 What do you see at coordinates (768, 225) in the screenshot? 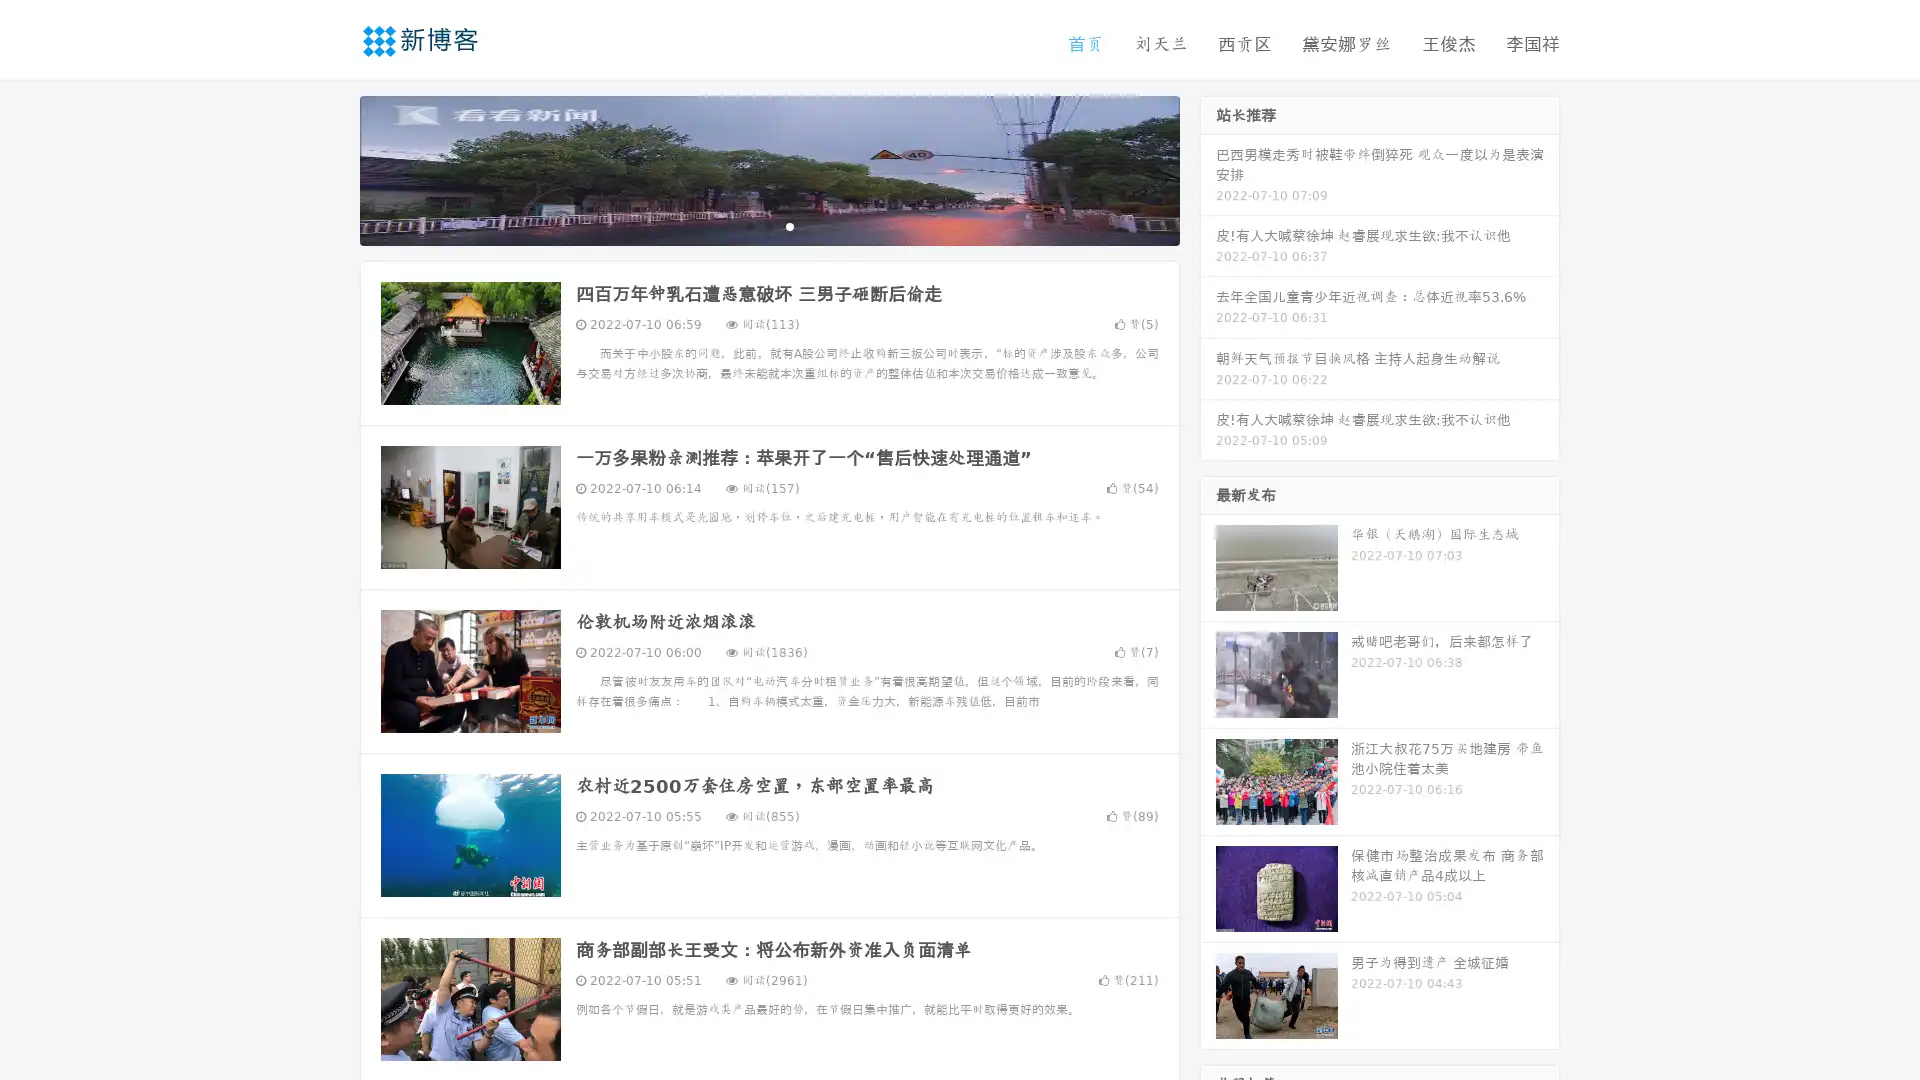
I see `Go to slide 2` at bounding box center [768, 225].